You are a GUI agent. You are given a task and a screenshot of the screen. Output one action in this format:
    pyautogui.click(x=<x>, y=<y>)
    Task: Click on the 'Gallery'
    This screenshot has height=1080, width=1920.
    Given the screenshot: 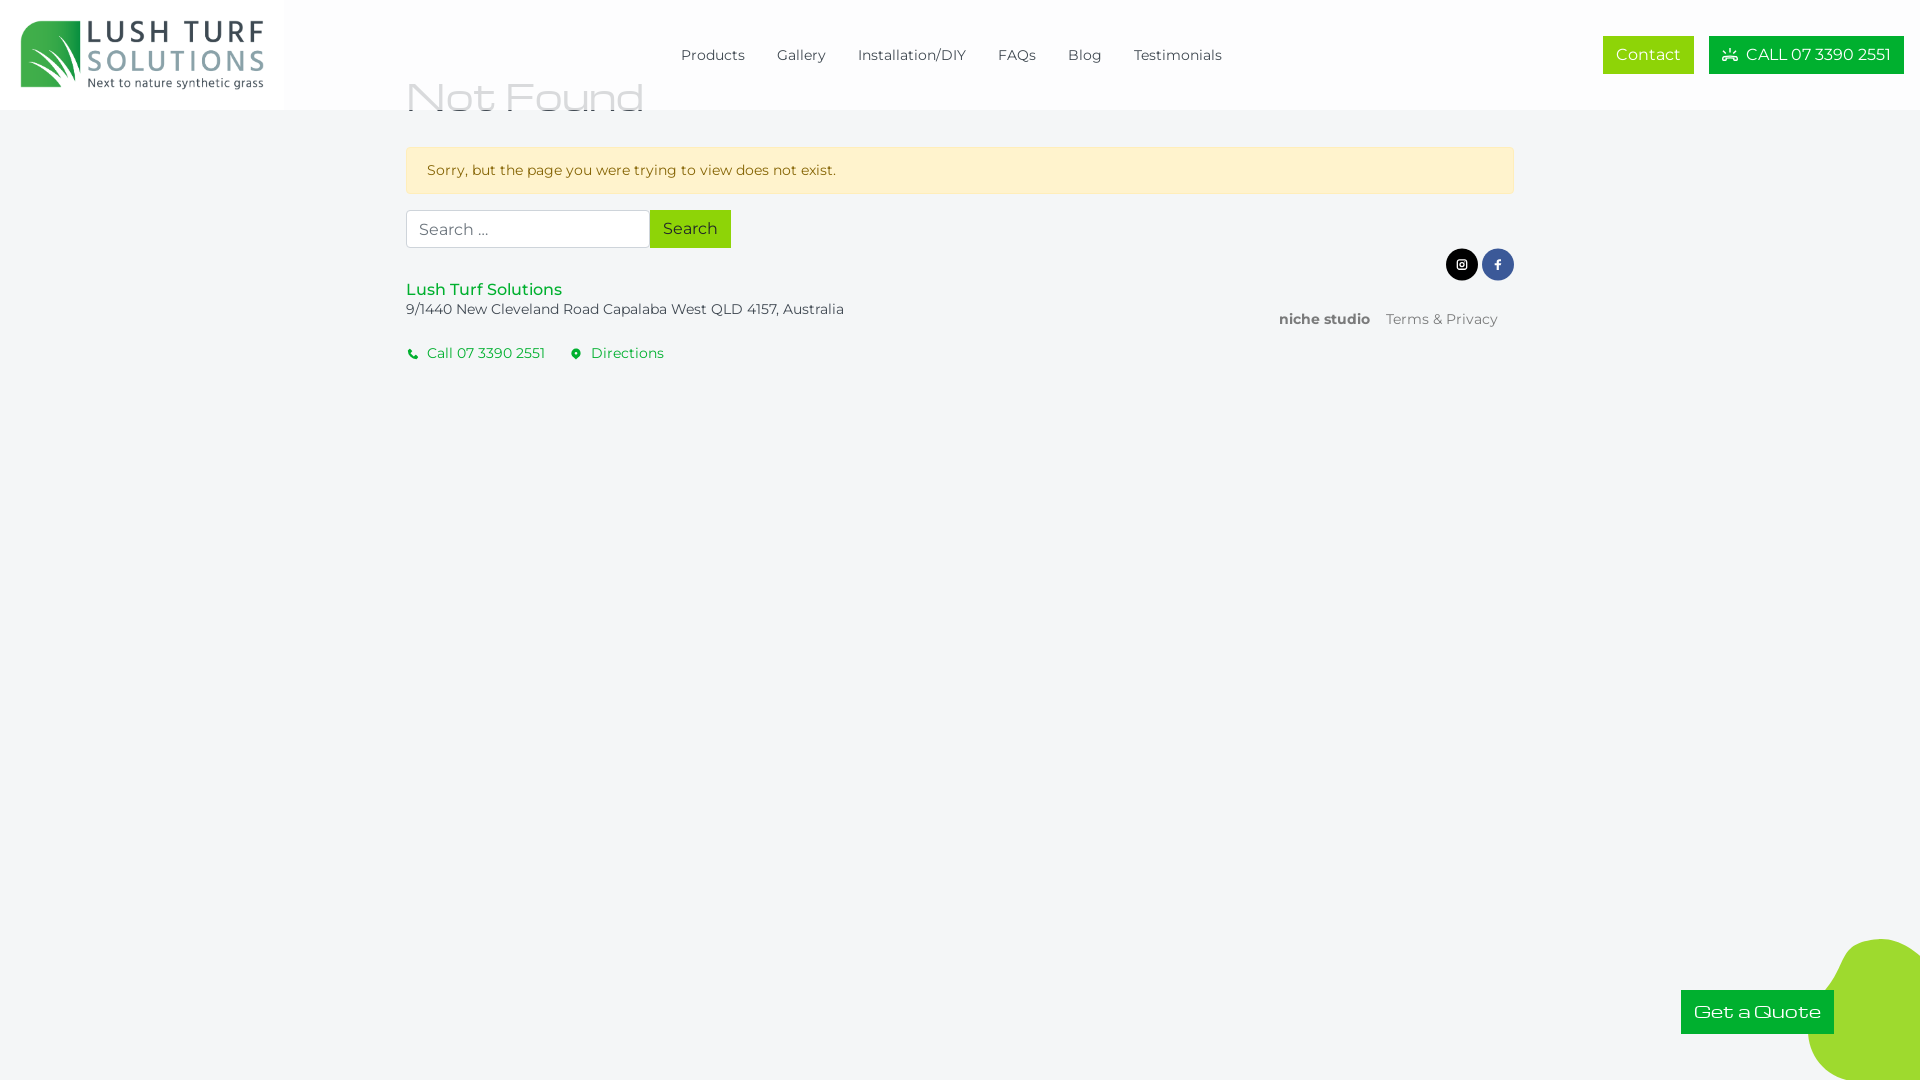 What is the action you would take?
    pyautogui.click(x=801, y=54)
    